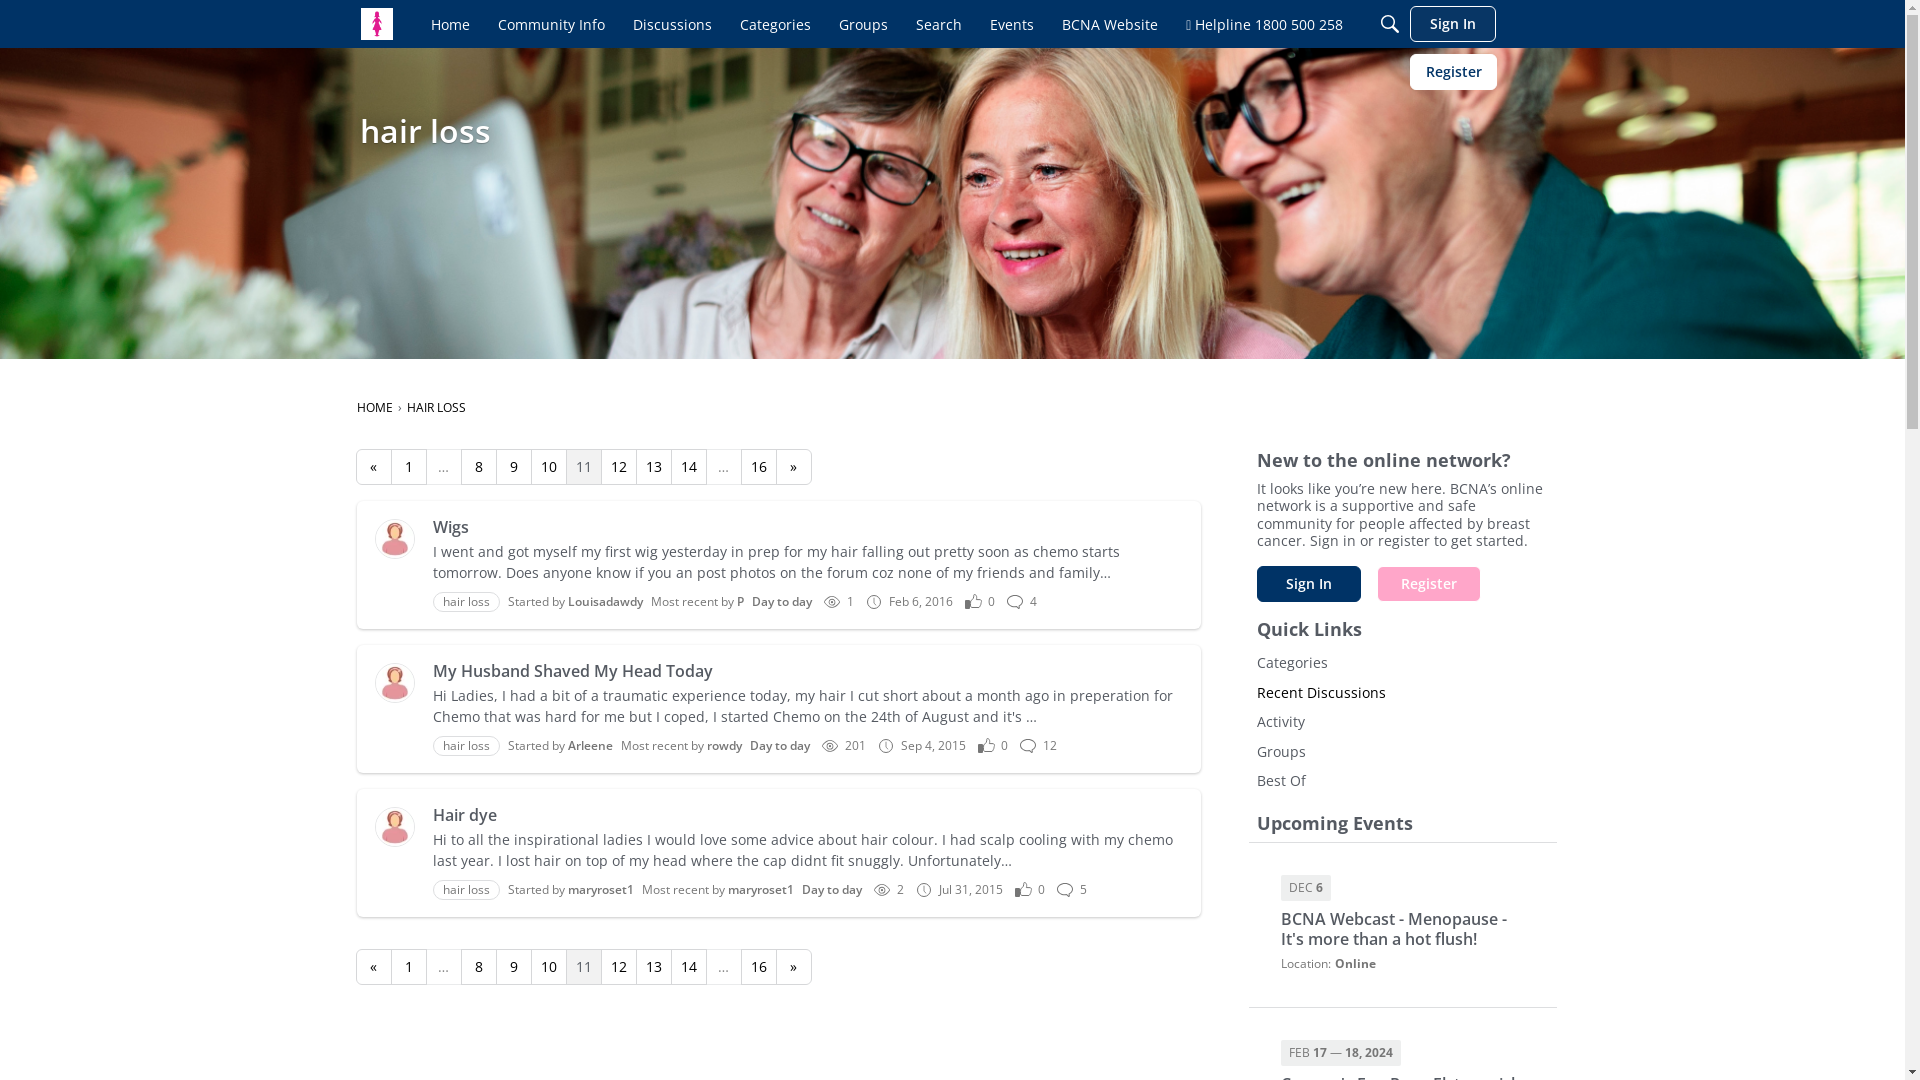 This screenshot has width=1920, height=1080. I want to click on 'P', so click(738, 600).